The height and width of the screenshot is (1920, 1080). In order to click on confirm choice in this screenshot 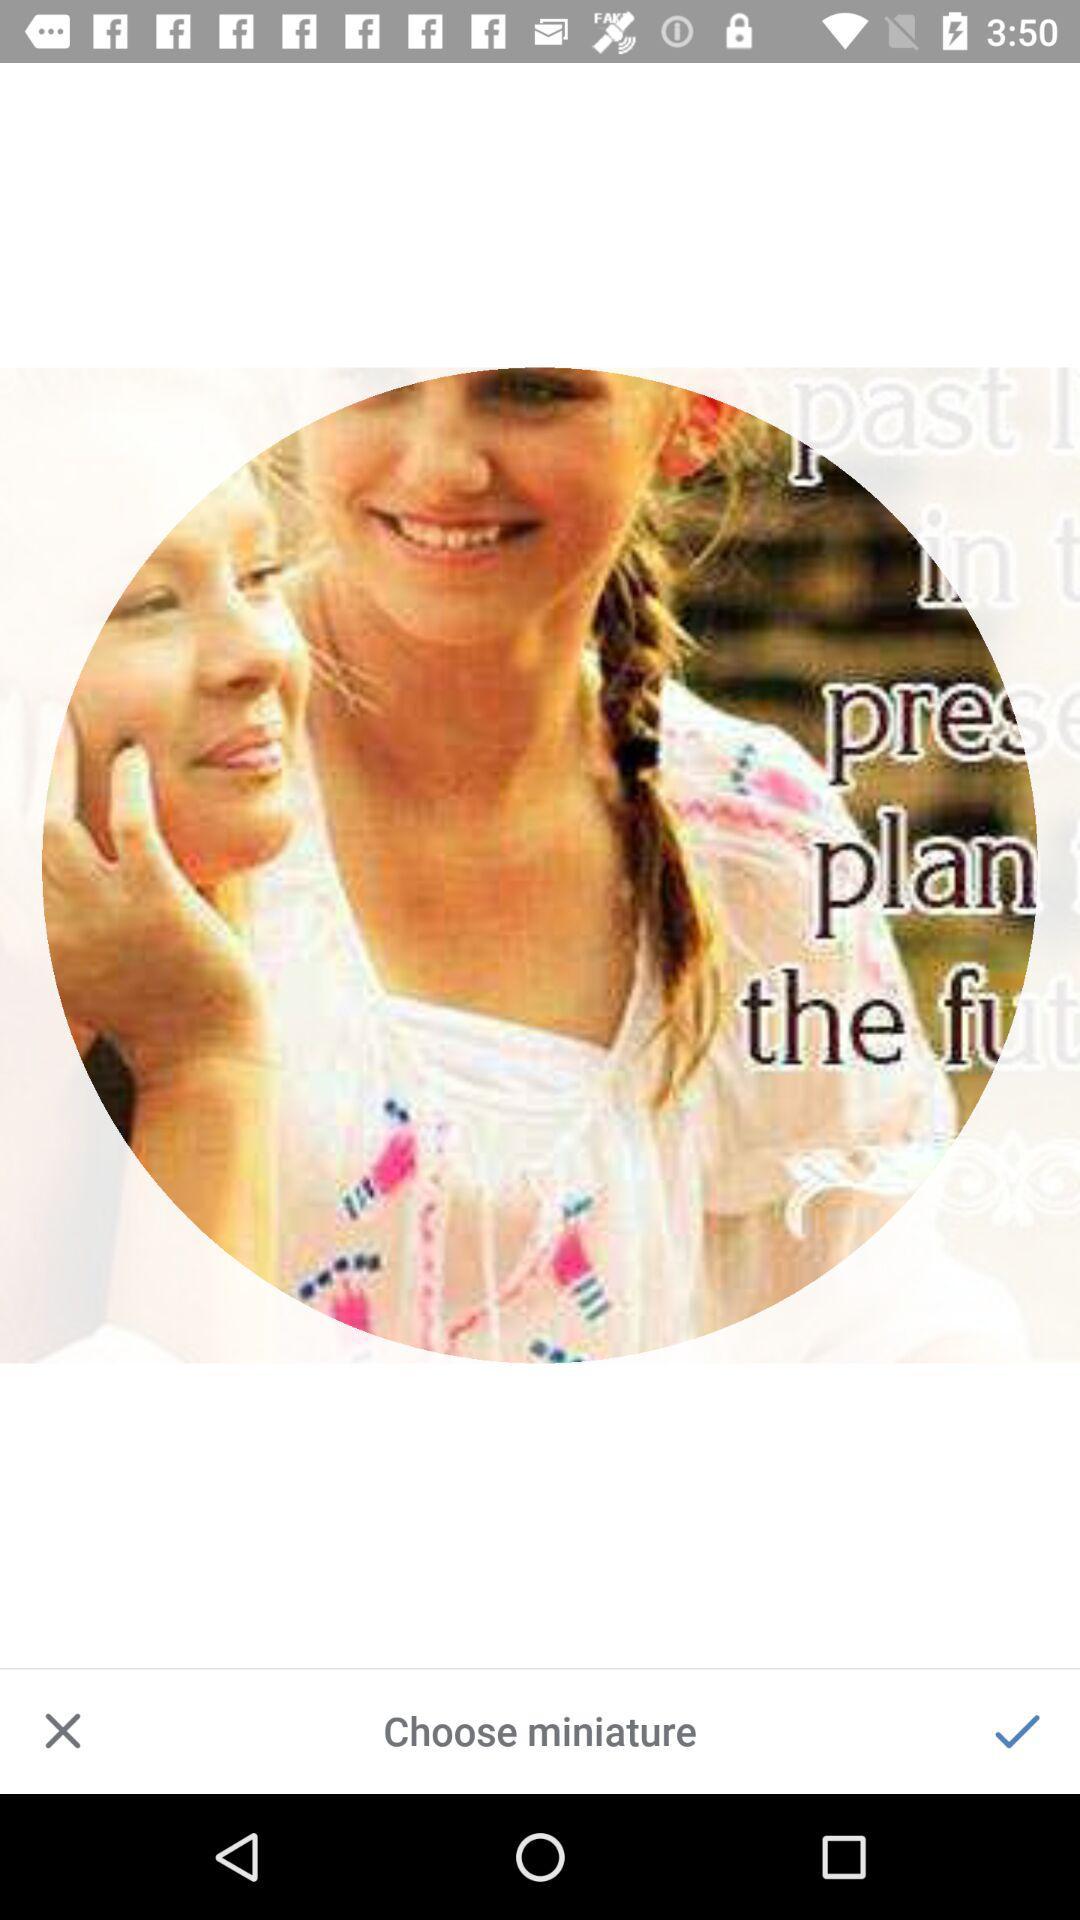, I will do `click(1017, 1730)`.